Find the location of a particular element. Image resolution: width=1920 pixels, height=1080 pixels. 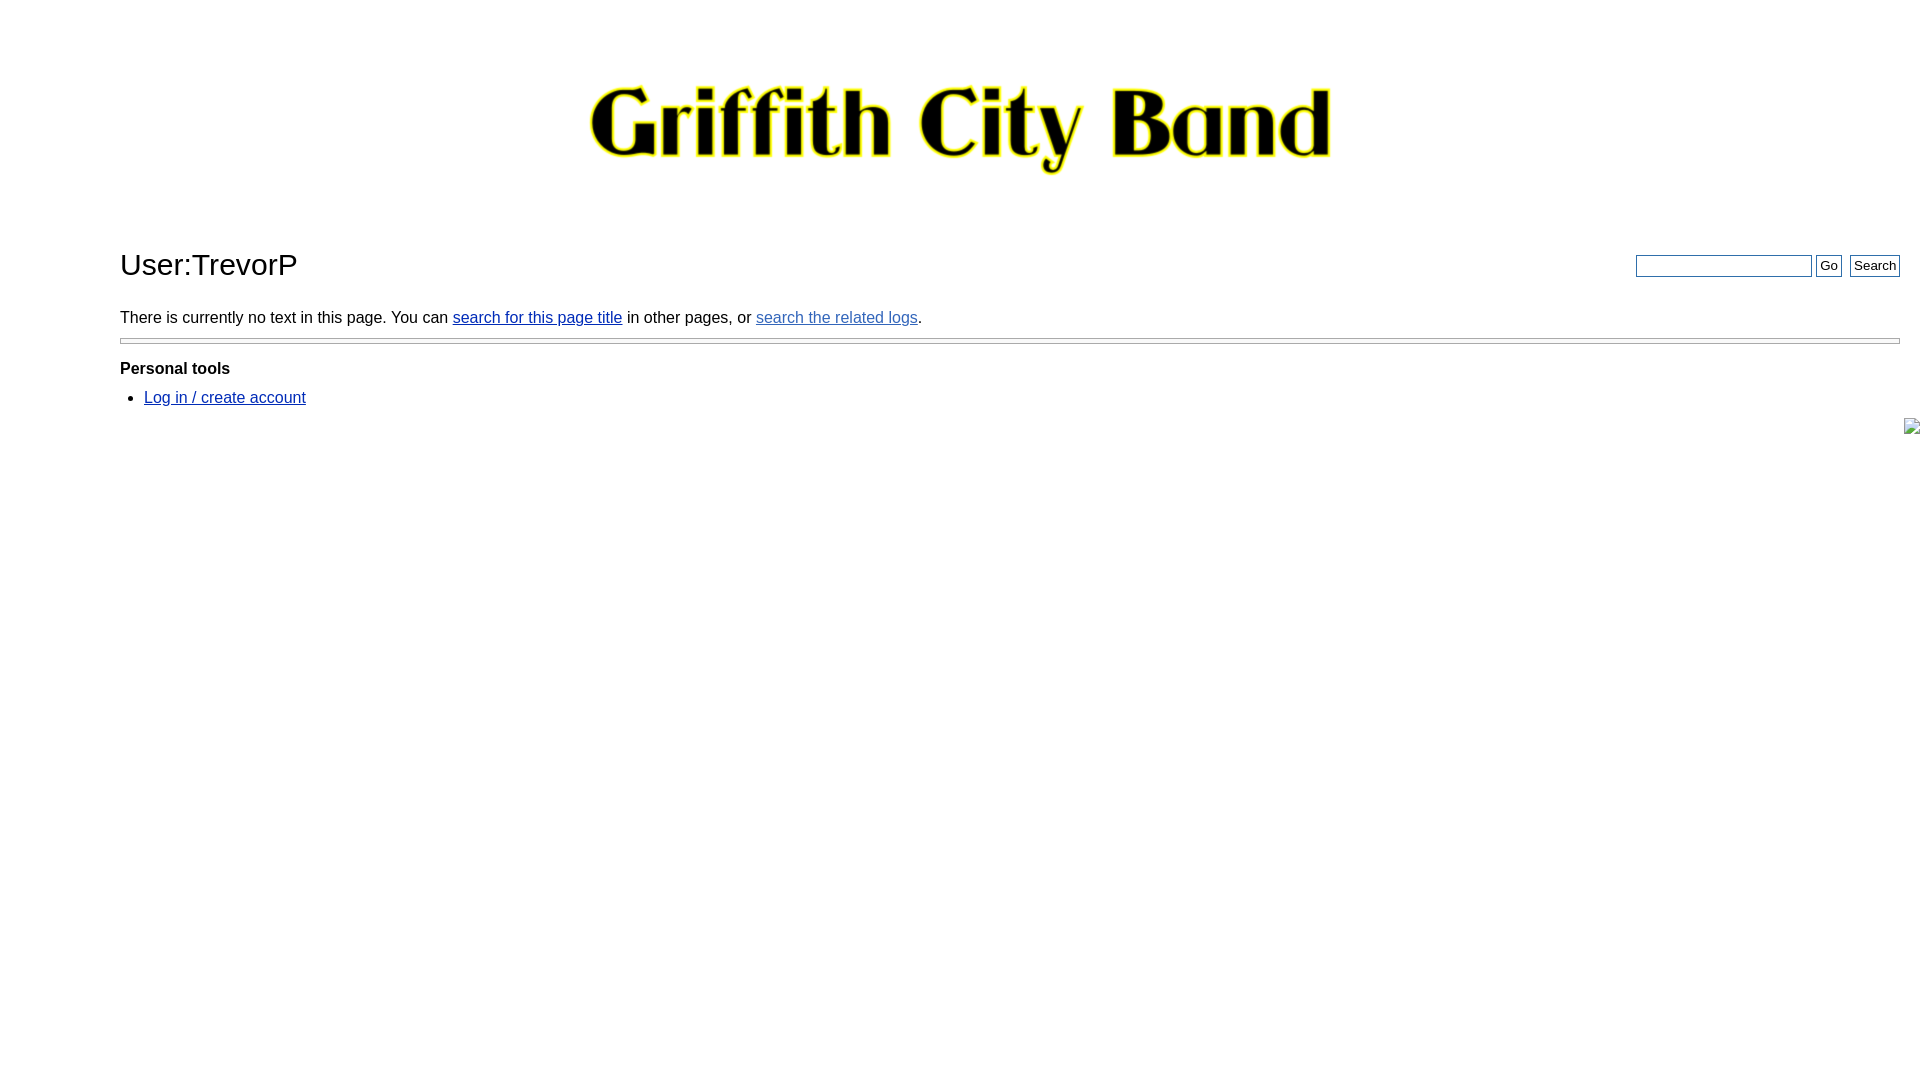

'Search the pages for this text' is located at coordinates (1848, 265).